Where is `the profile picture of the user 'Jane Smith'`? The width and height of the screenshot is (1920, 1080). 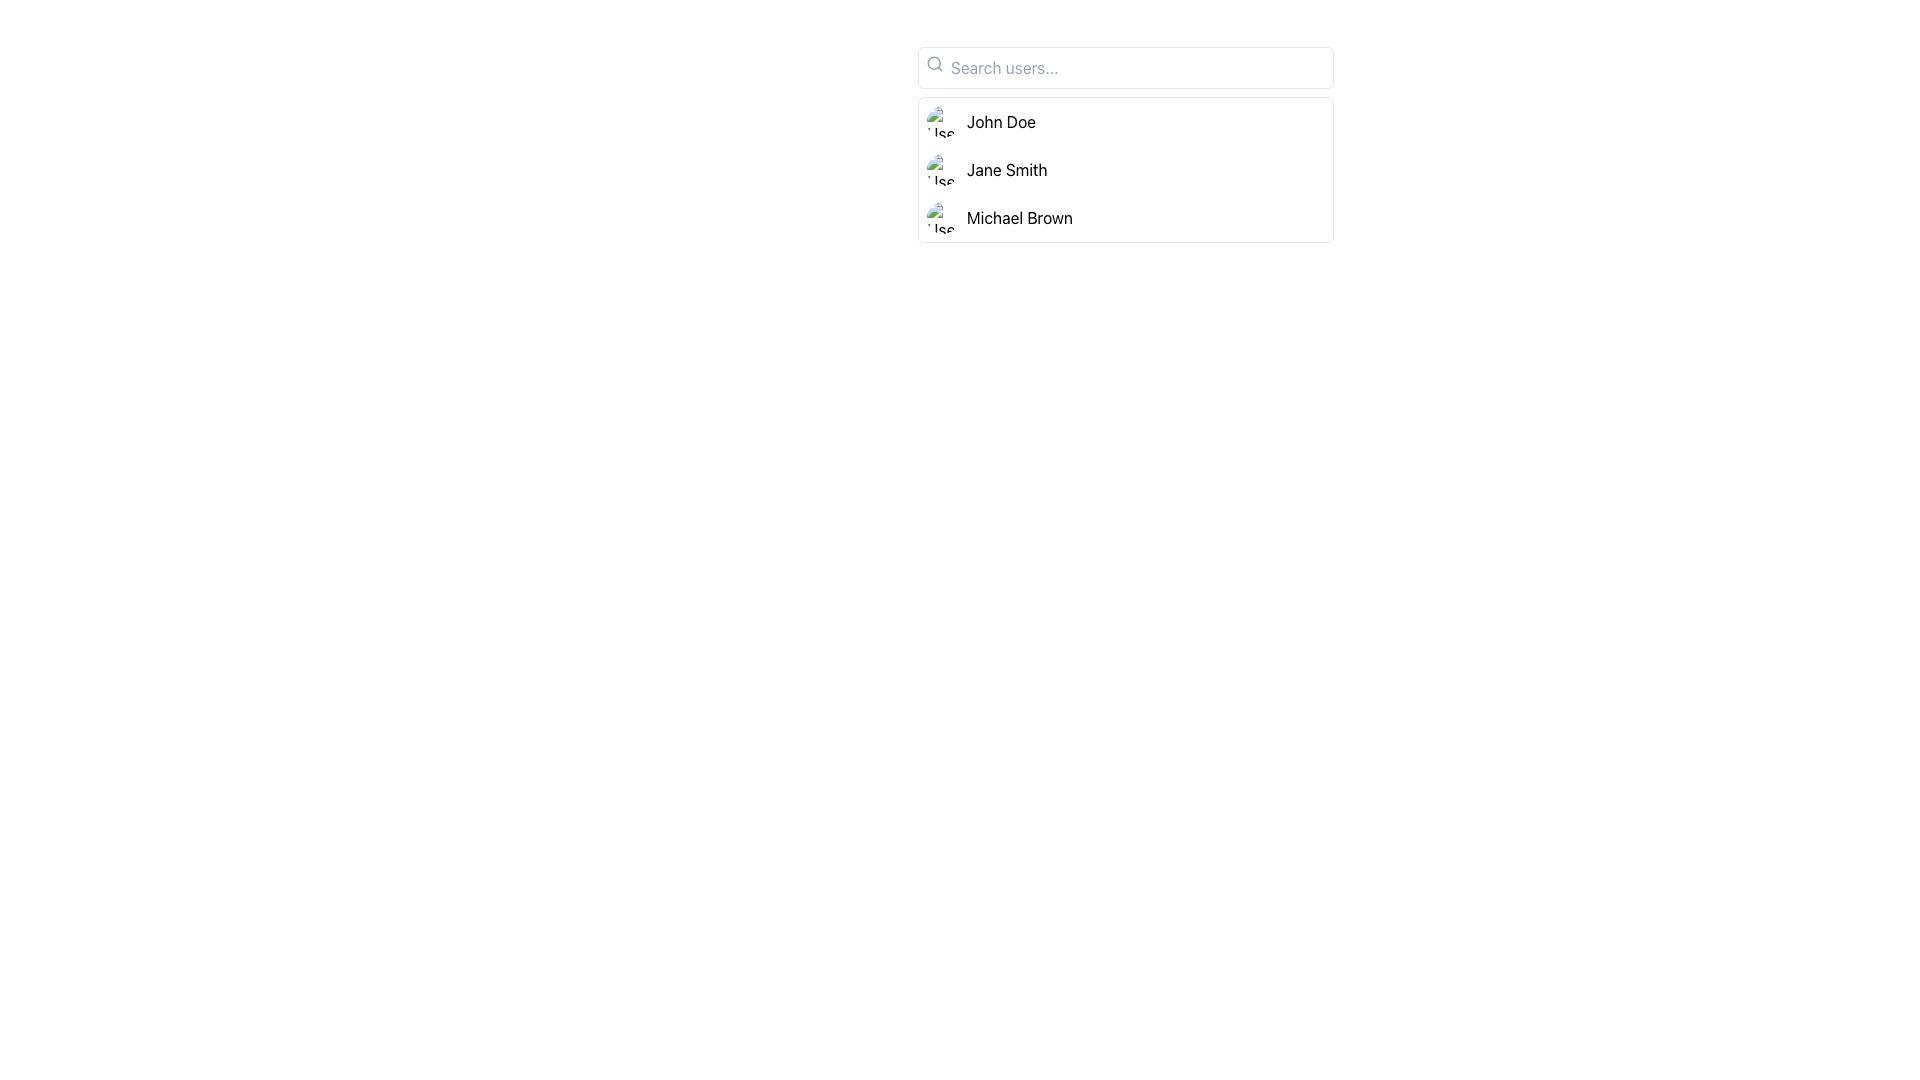
the profile picture of the user 'Jane Smith' is located at coordinates (941, 168).